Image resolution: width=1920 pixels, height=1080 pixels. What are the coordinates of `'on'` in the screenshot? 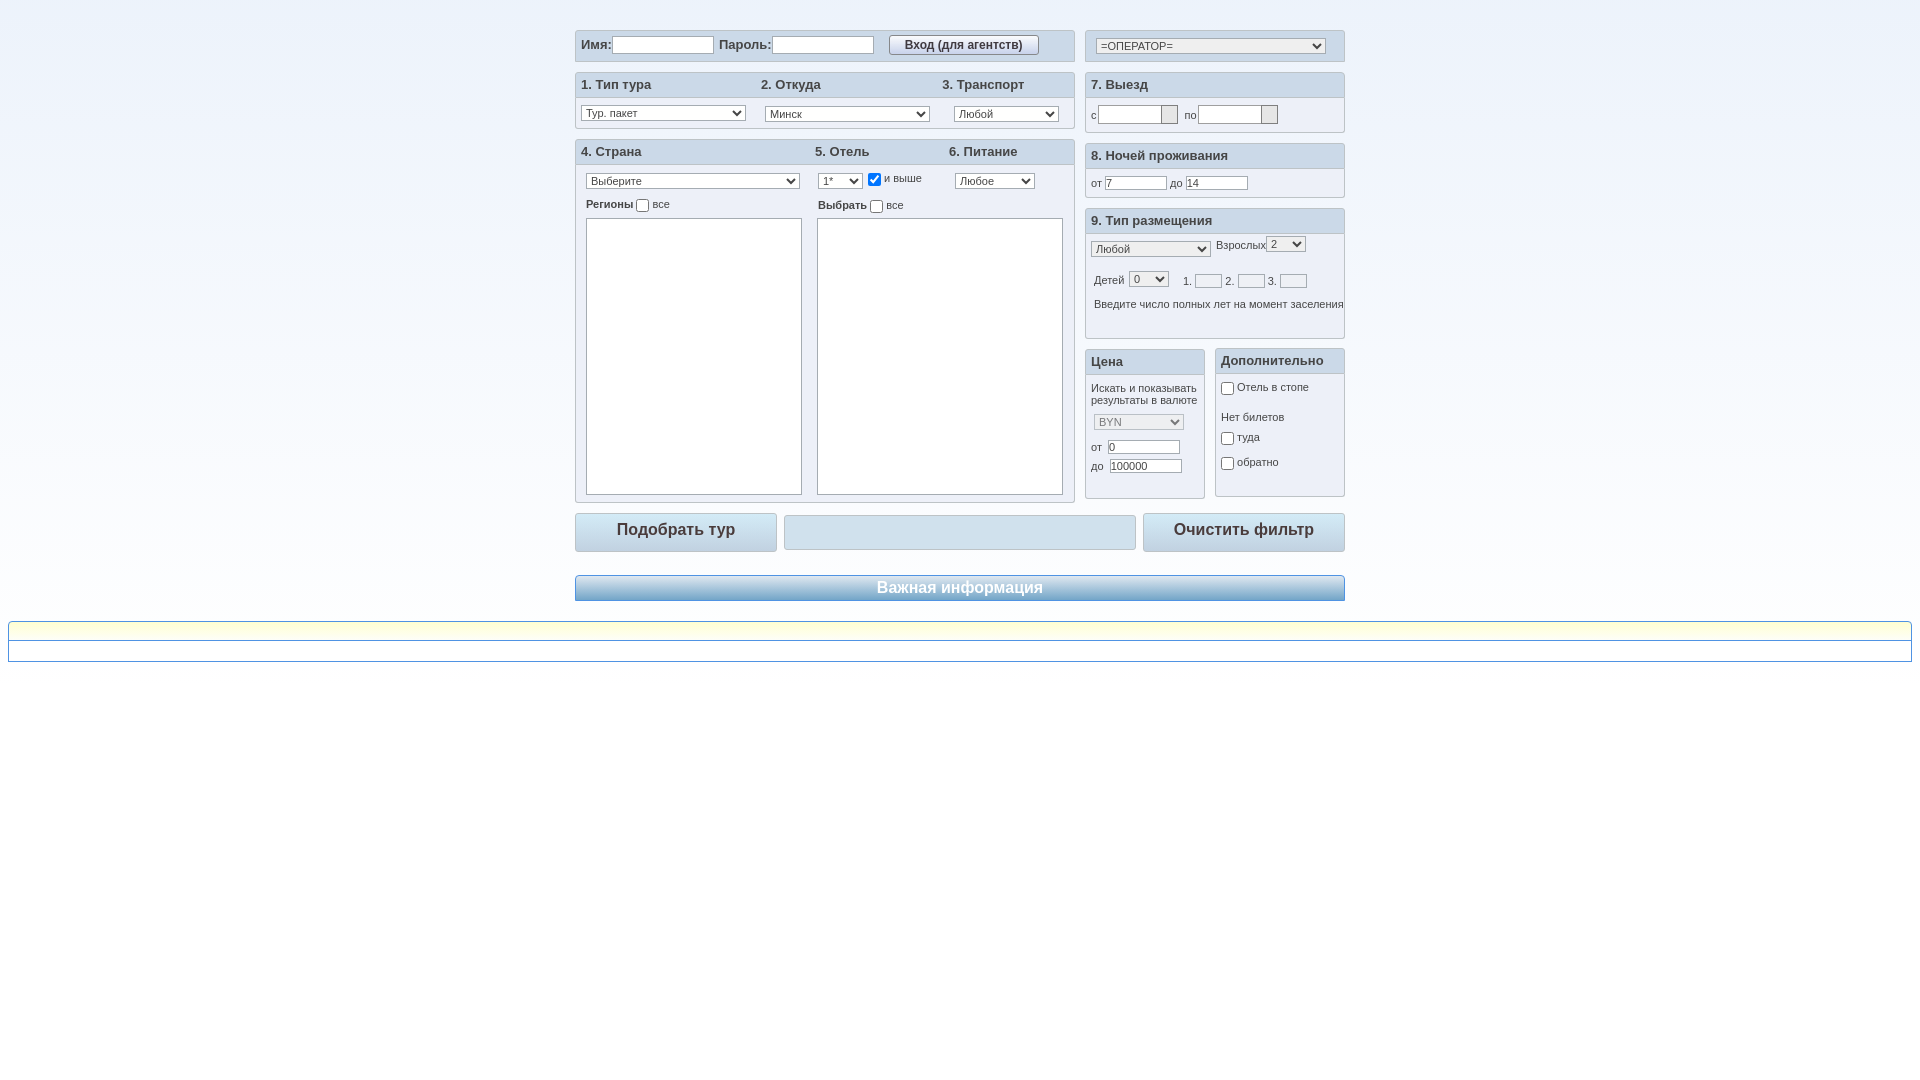 It's located at (876, 206).